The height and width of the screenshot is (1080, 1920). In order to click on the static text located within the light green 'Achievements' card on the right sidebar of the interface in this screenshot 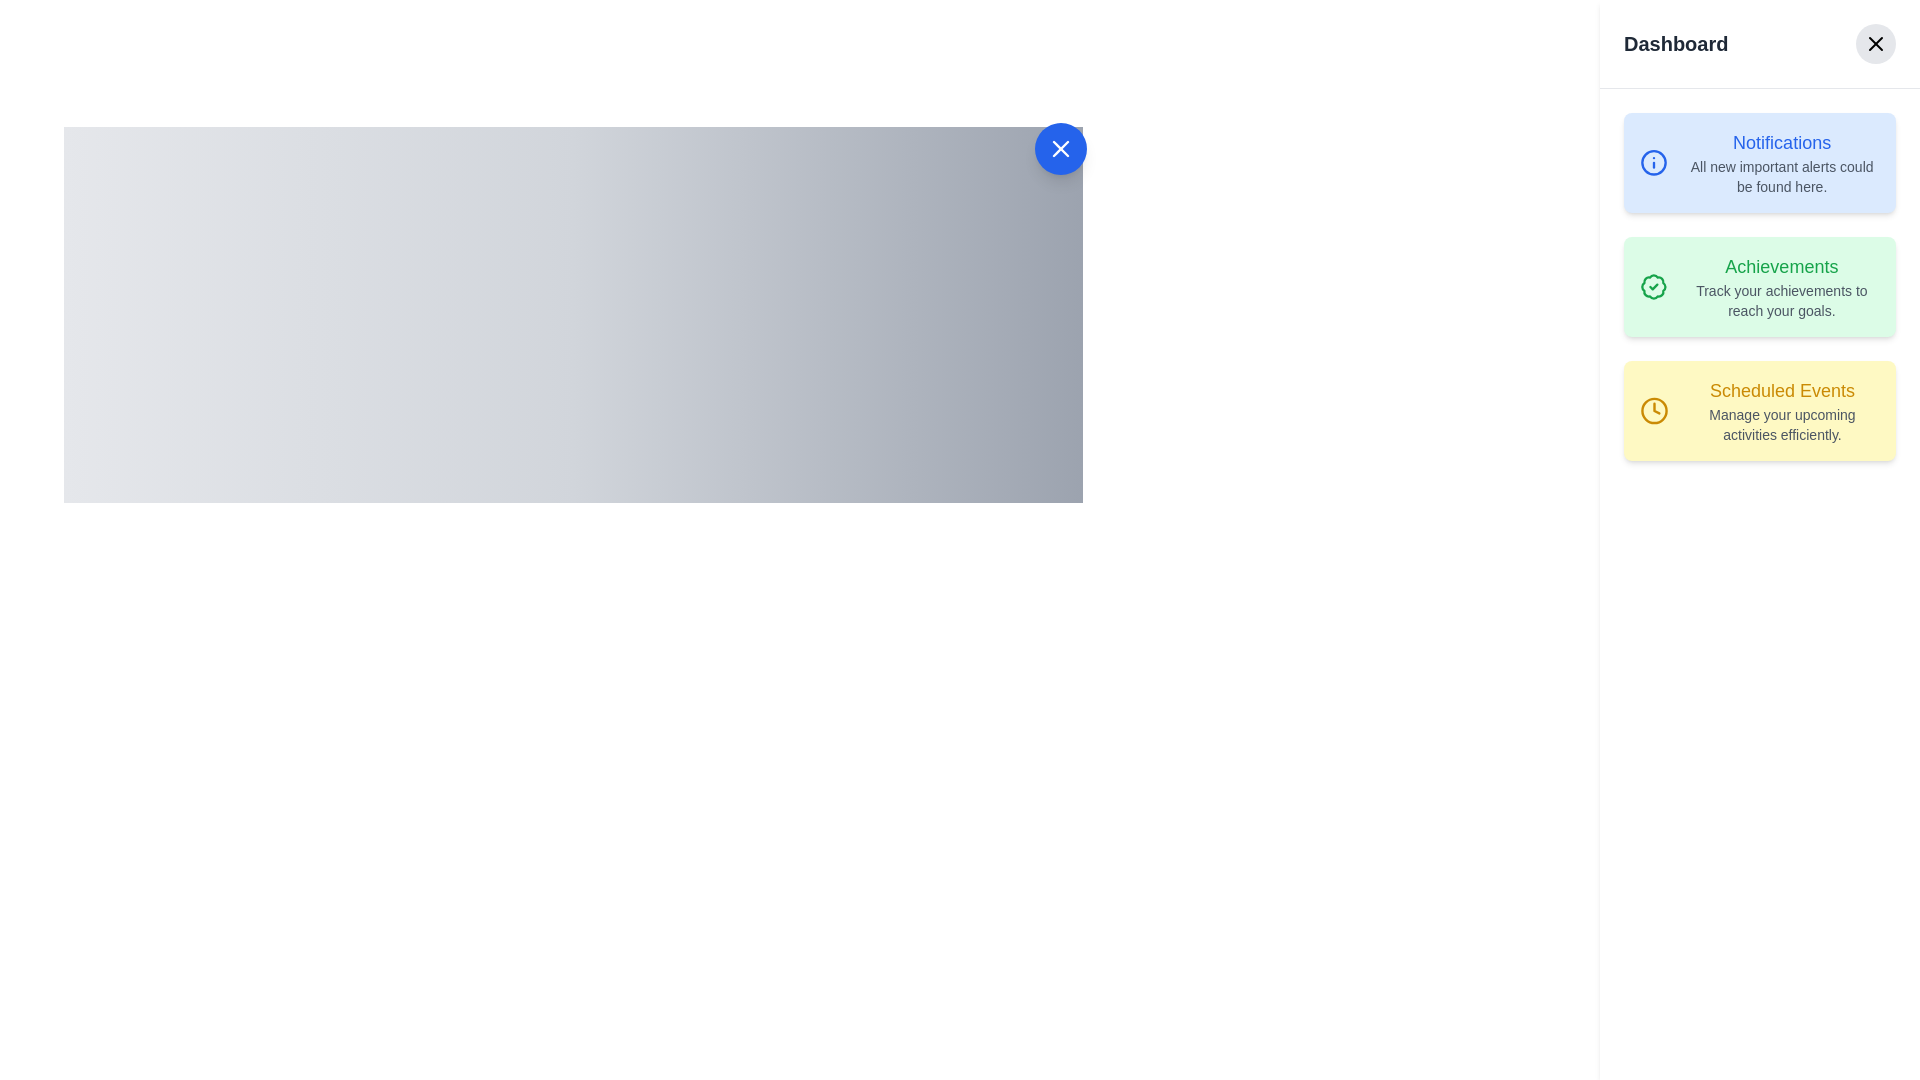, I will do `click(1781, 300)`.